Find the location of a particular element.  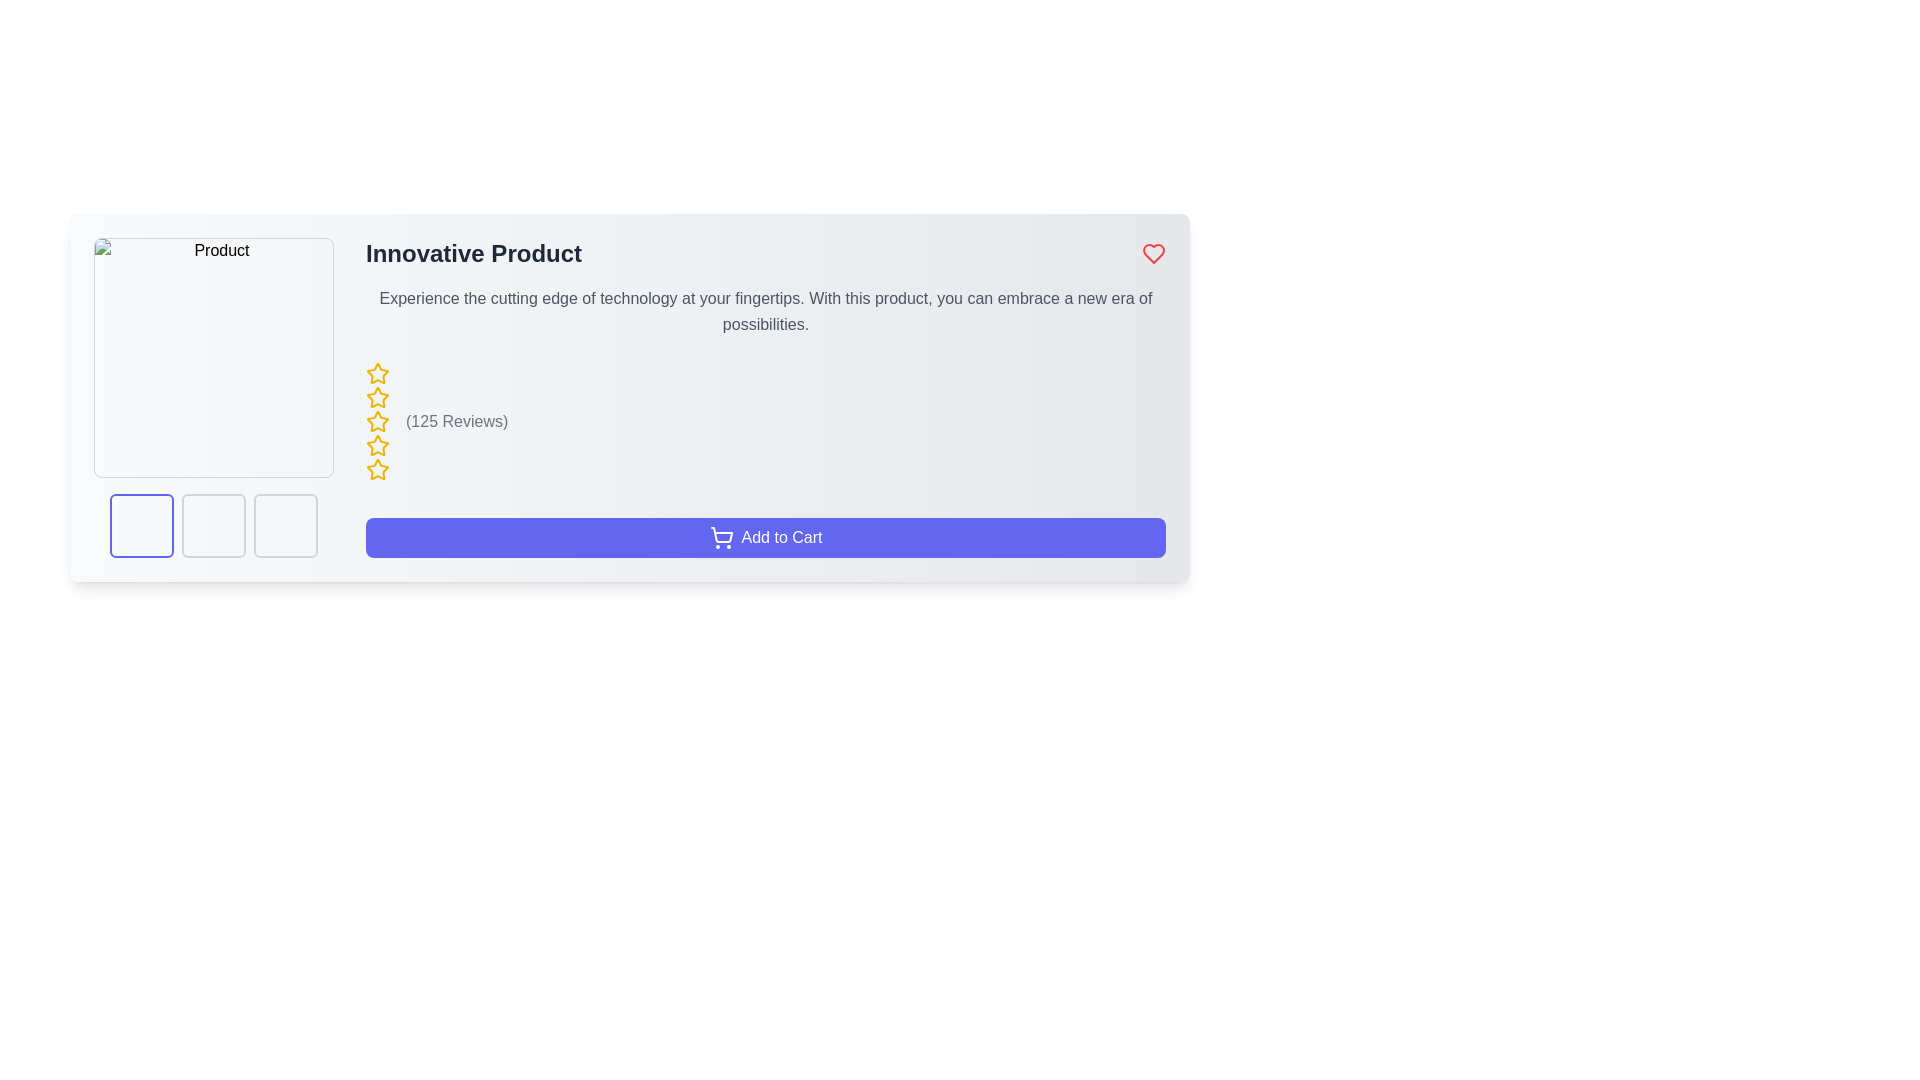

the heart-shaped SVG icon located in the top-right corner of the interface is located at coordinates (1153, 253).